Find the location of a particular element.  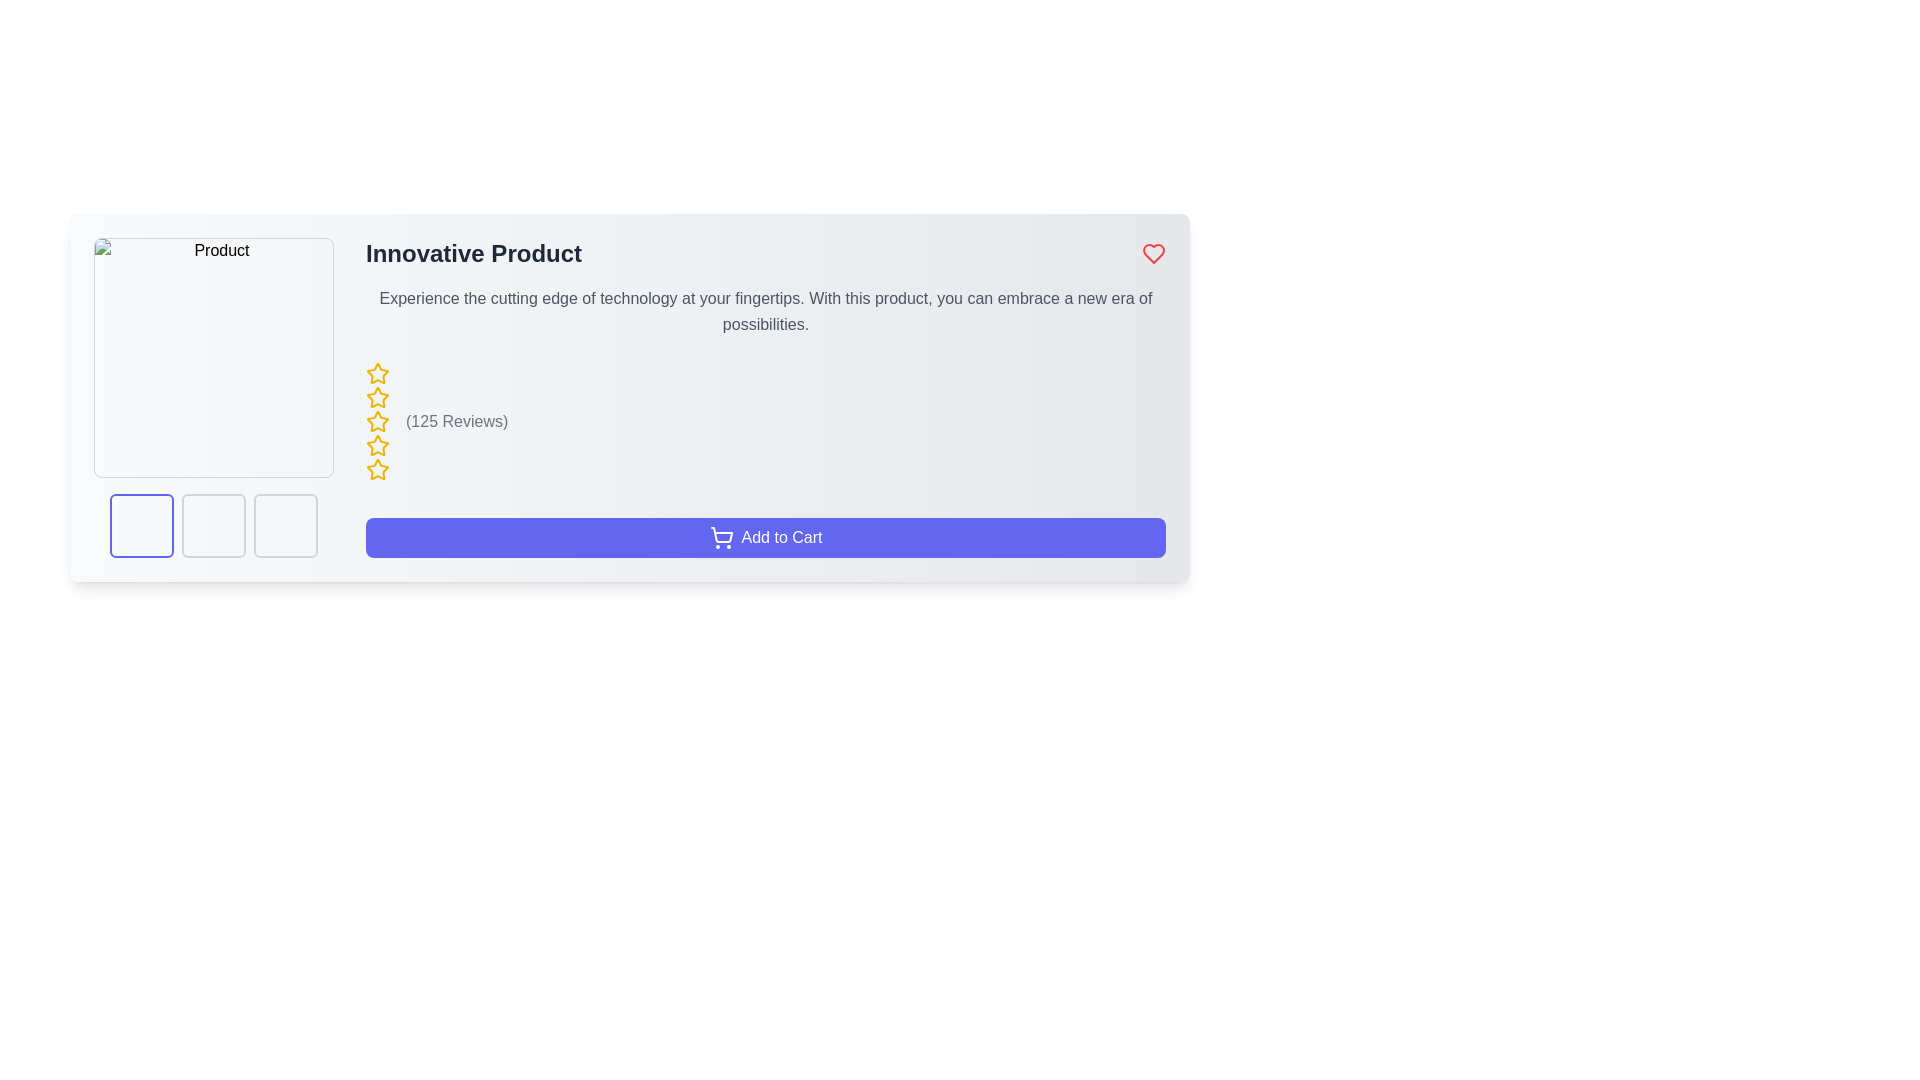

the heart-shaped SVG icon located in the top-right corner of the interface is located at coordinates (1153, 253).